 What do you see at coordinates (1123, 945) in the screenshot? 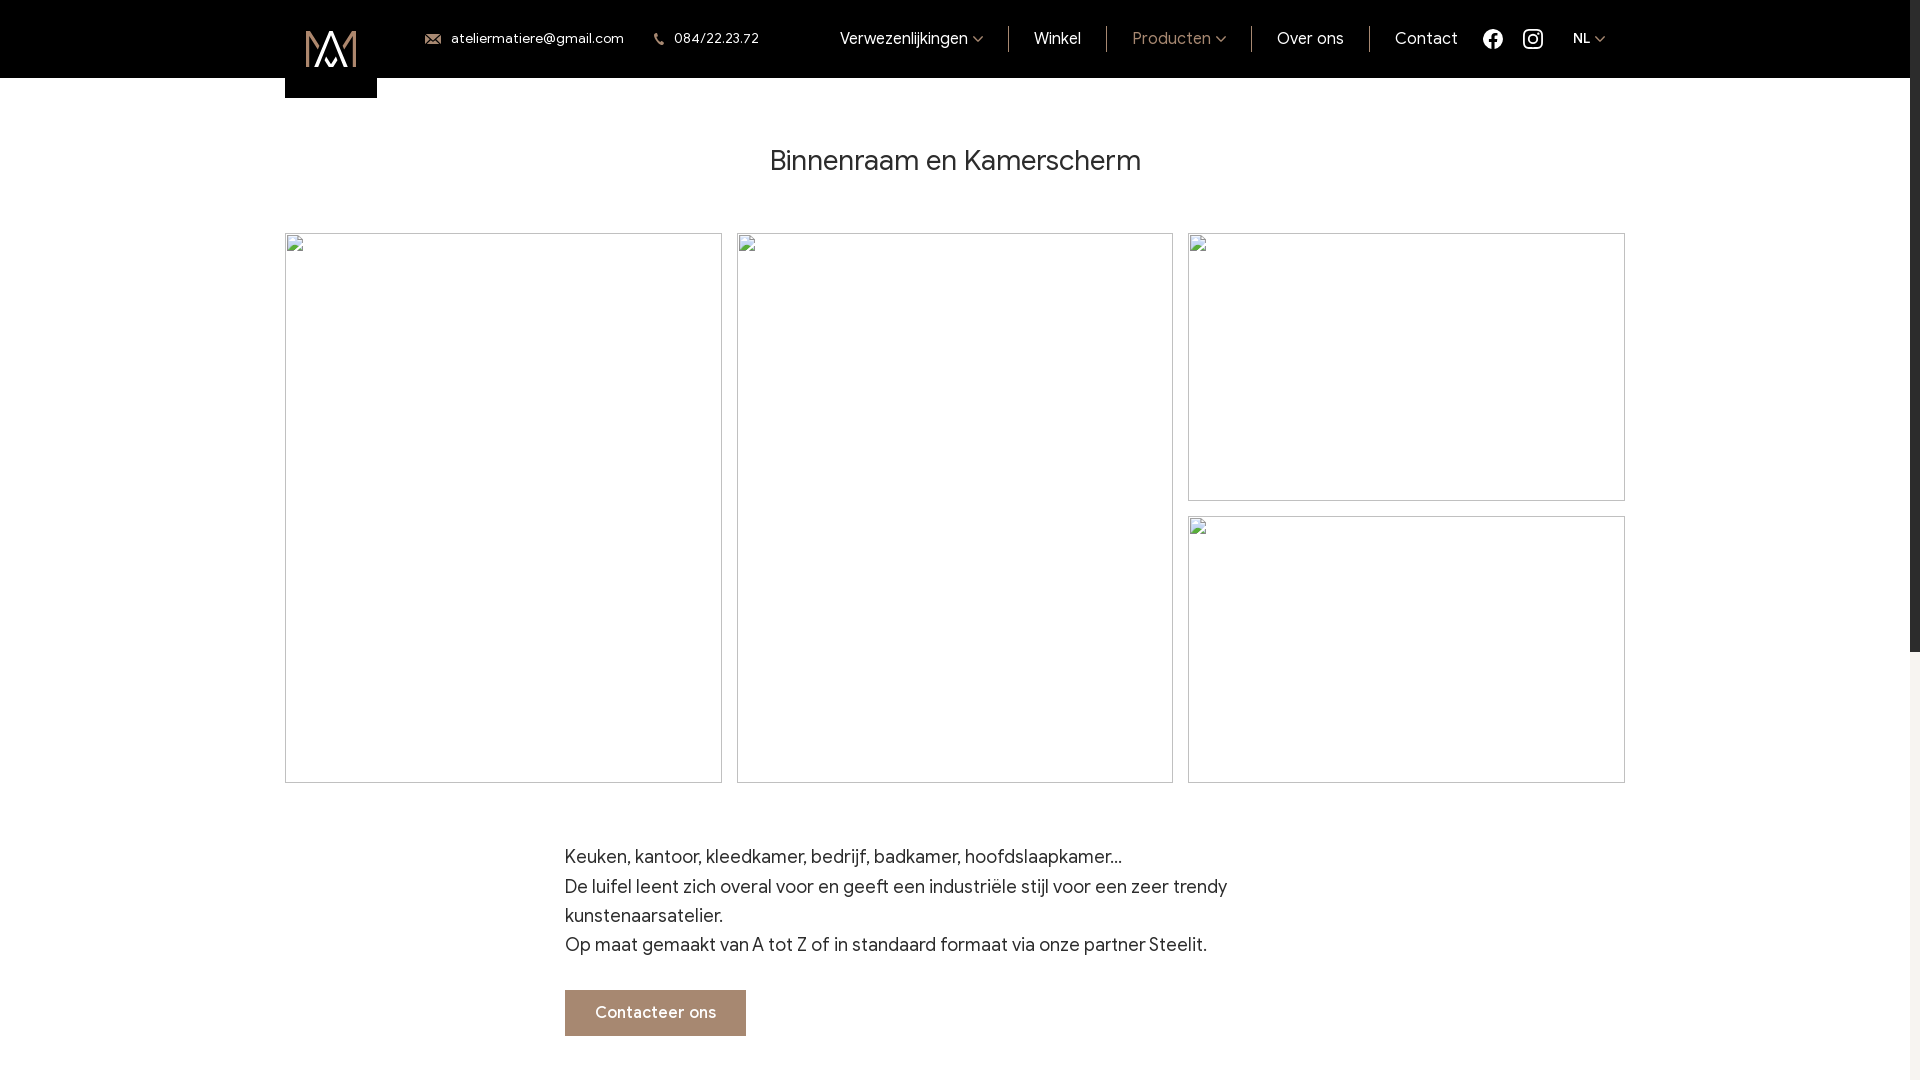
I see `'onze partner Steelit.'` at bounding box center [1123, 945].